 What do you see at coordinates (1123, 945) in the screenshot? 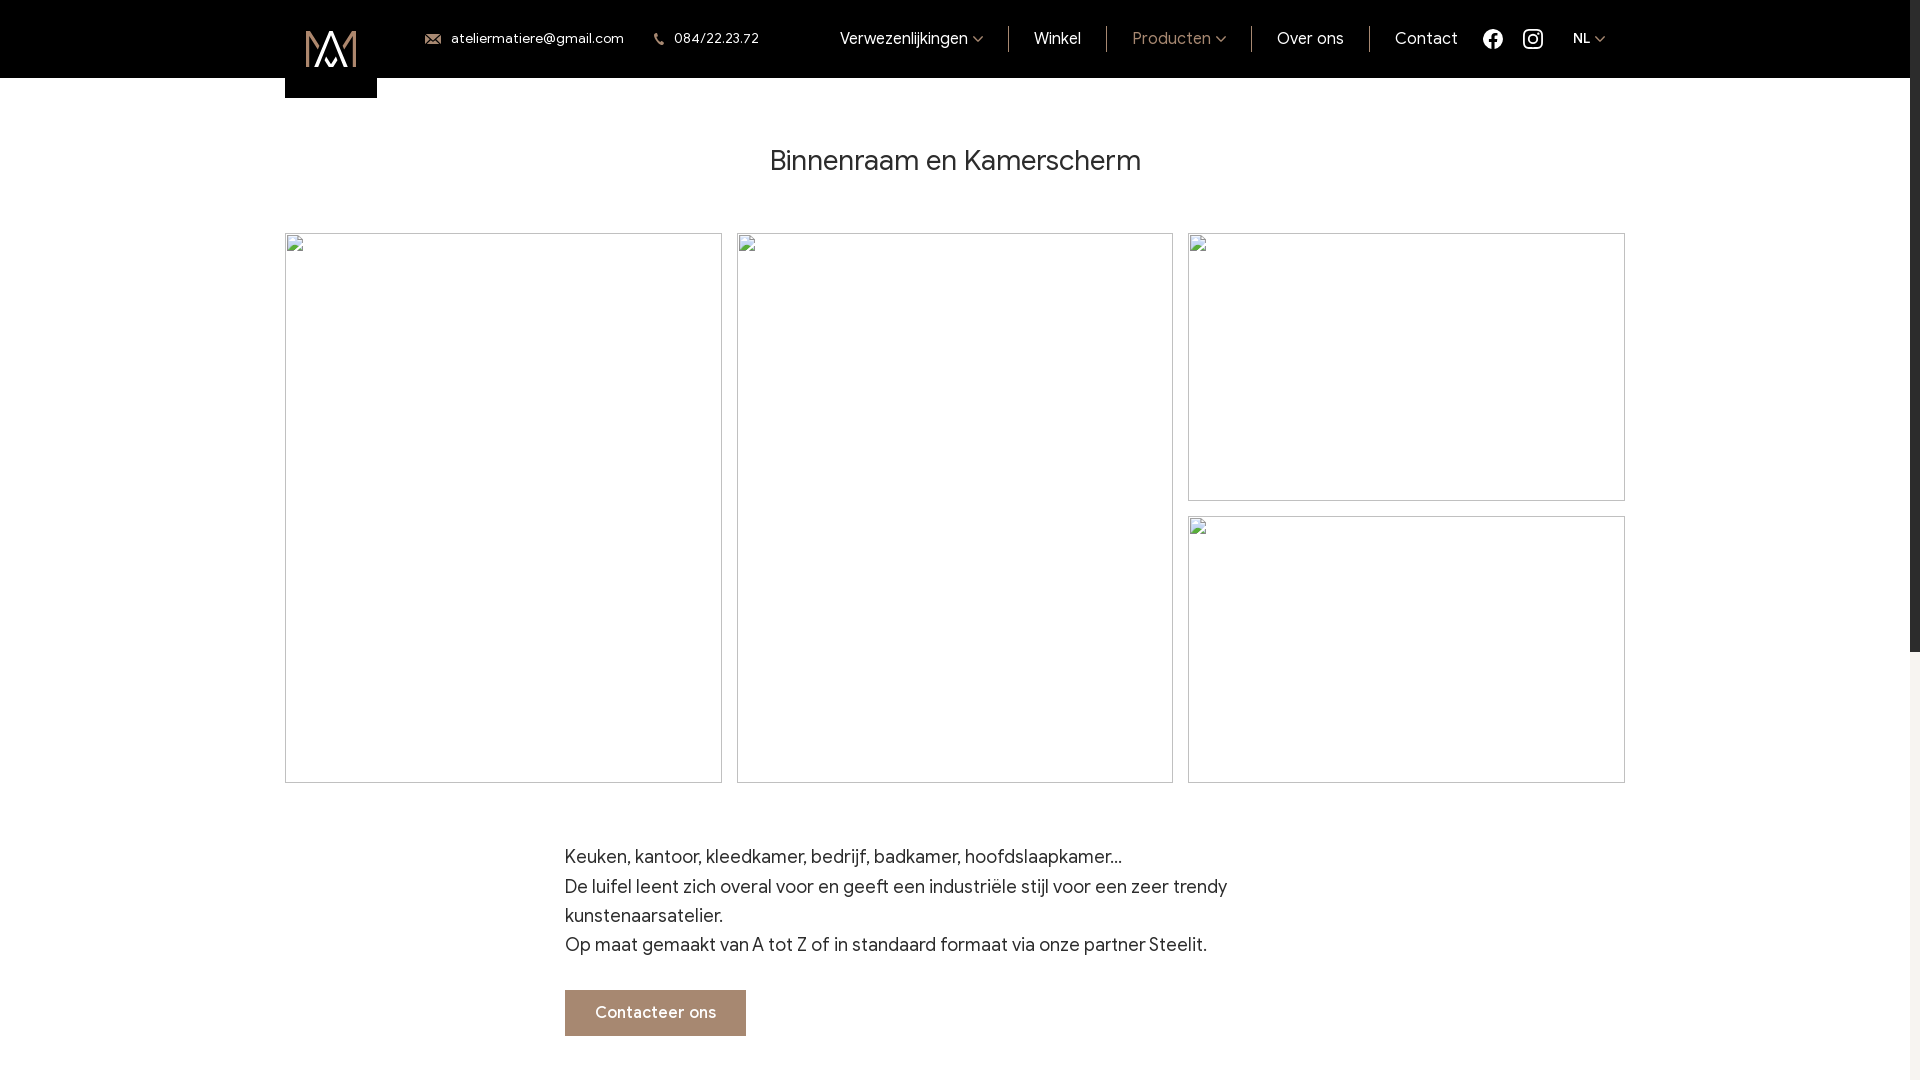
I see `'onze partner Steelit.'` at bounding box center [1123, 945].